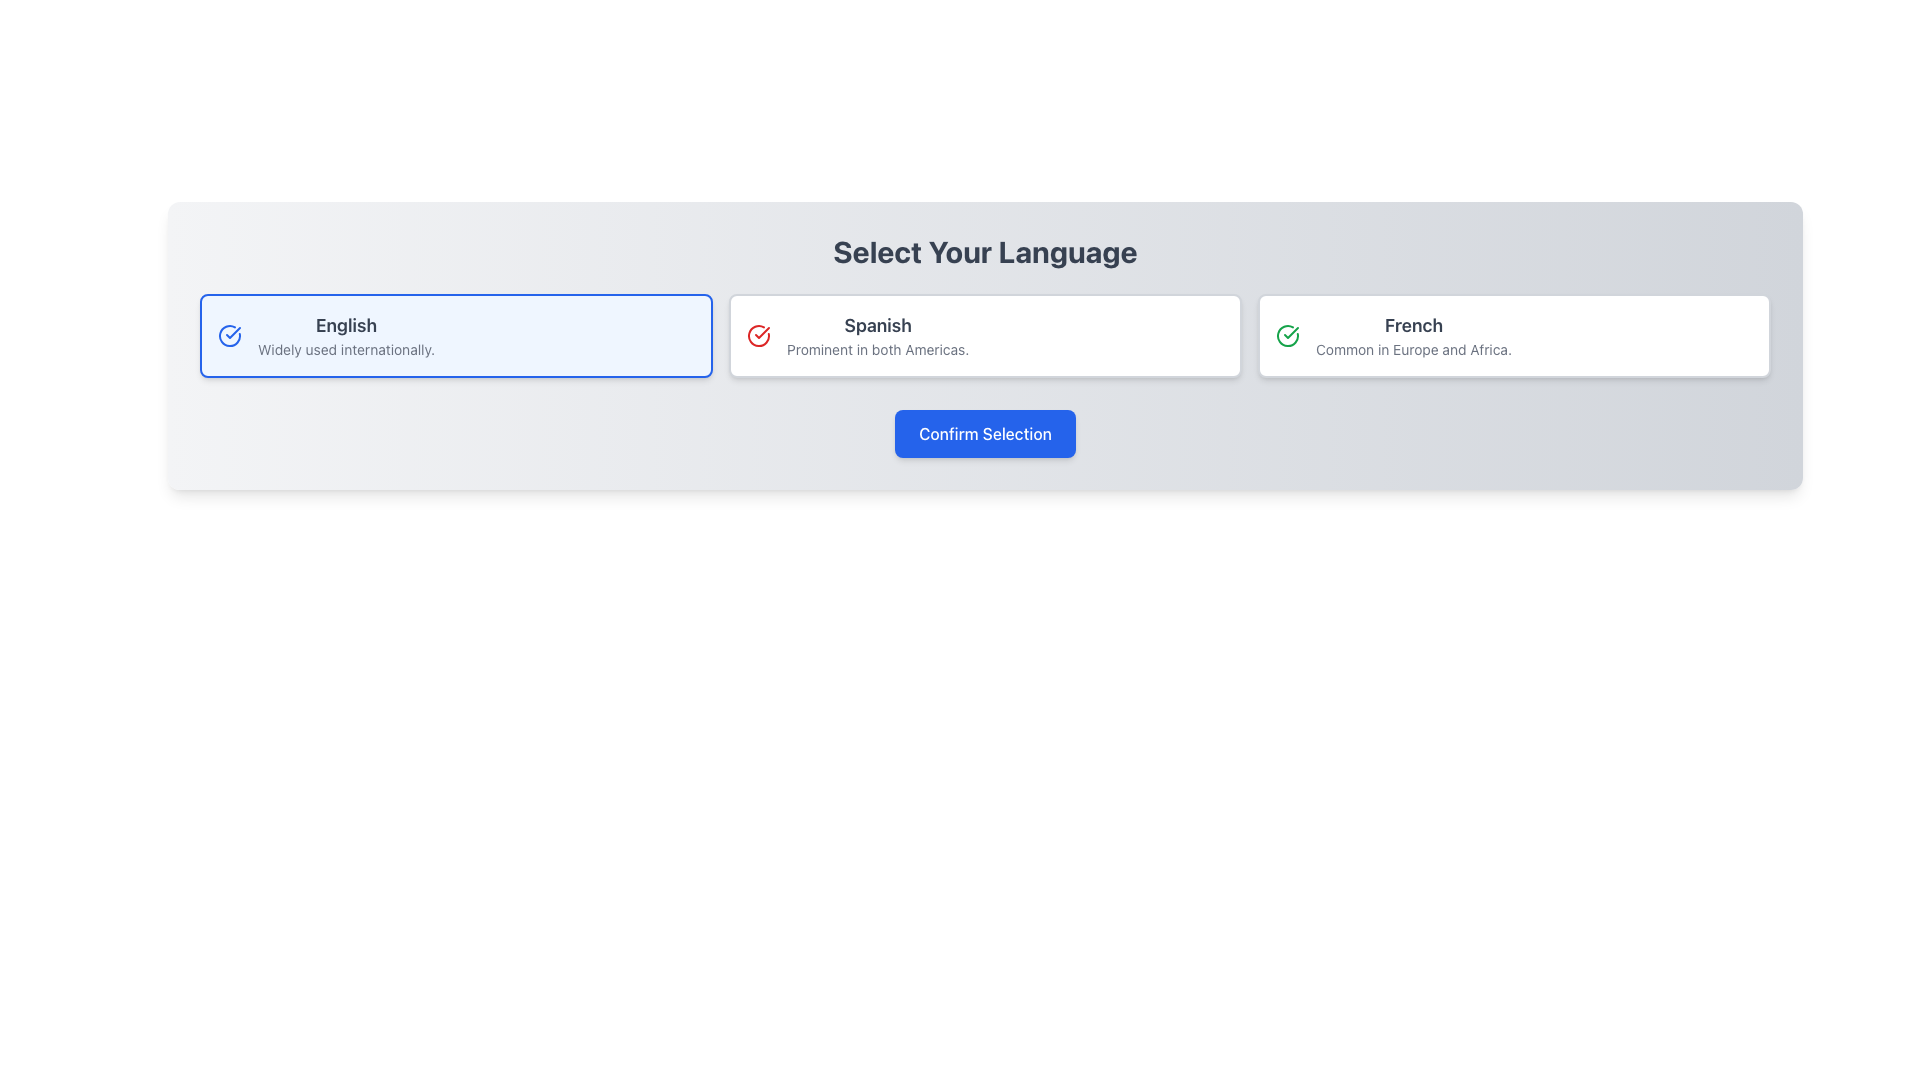  Describe the element at coordinates (985, 334) in the screenshot. I see `the 'Spanish' button, which is a rectangular card featuring a bold, dark-gray title and a subtitle, located in the second column of a three-column grid` at that location.